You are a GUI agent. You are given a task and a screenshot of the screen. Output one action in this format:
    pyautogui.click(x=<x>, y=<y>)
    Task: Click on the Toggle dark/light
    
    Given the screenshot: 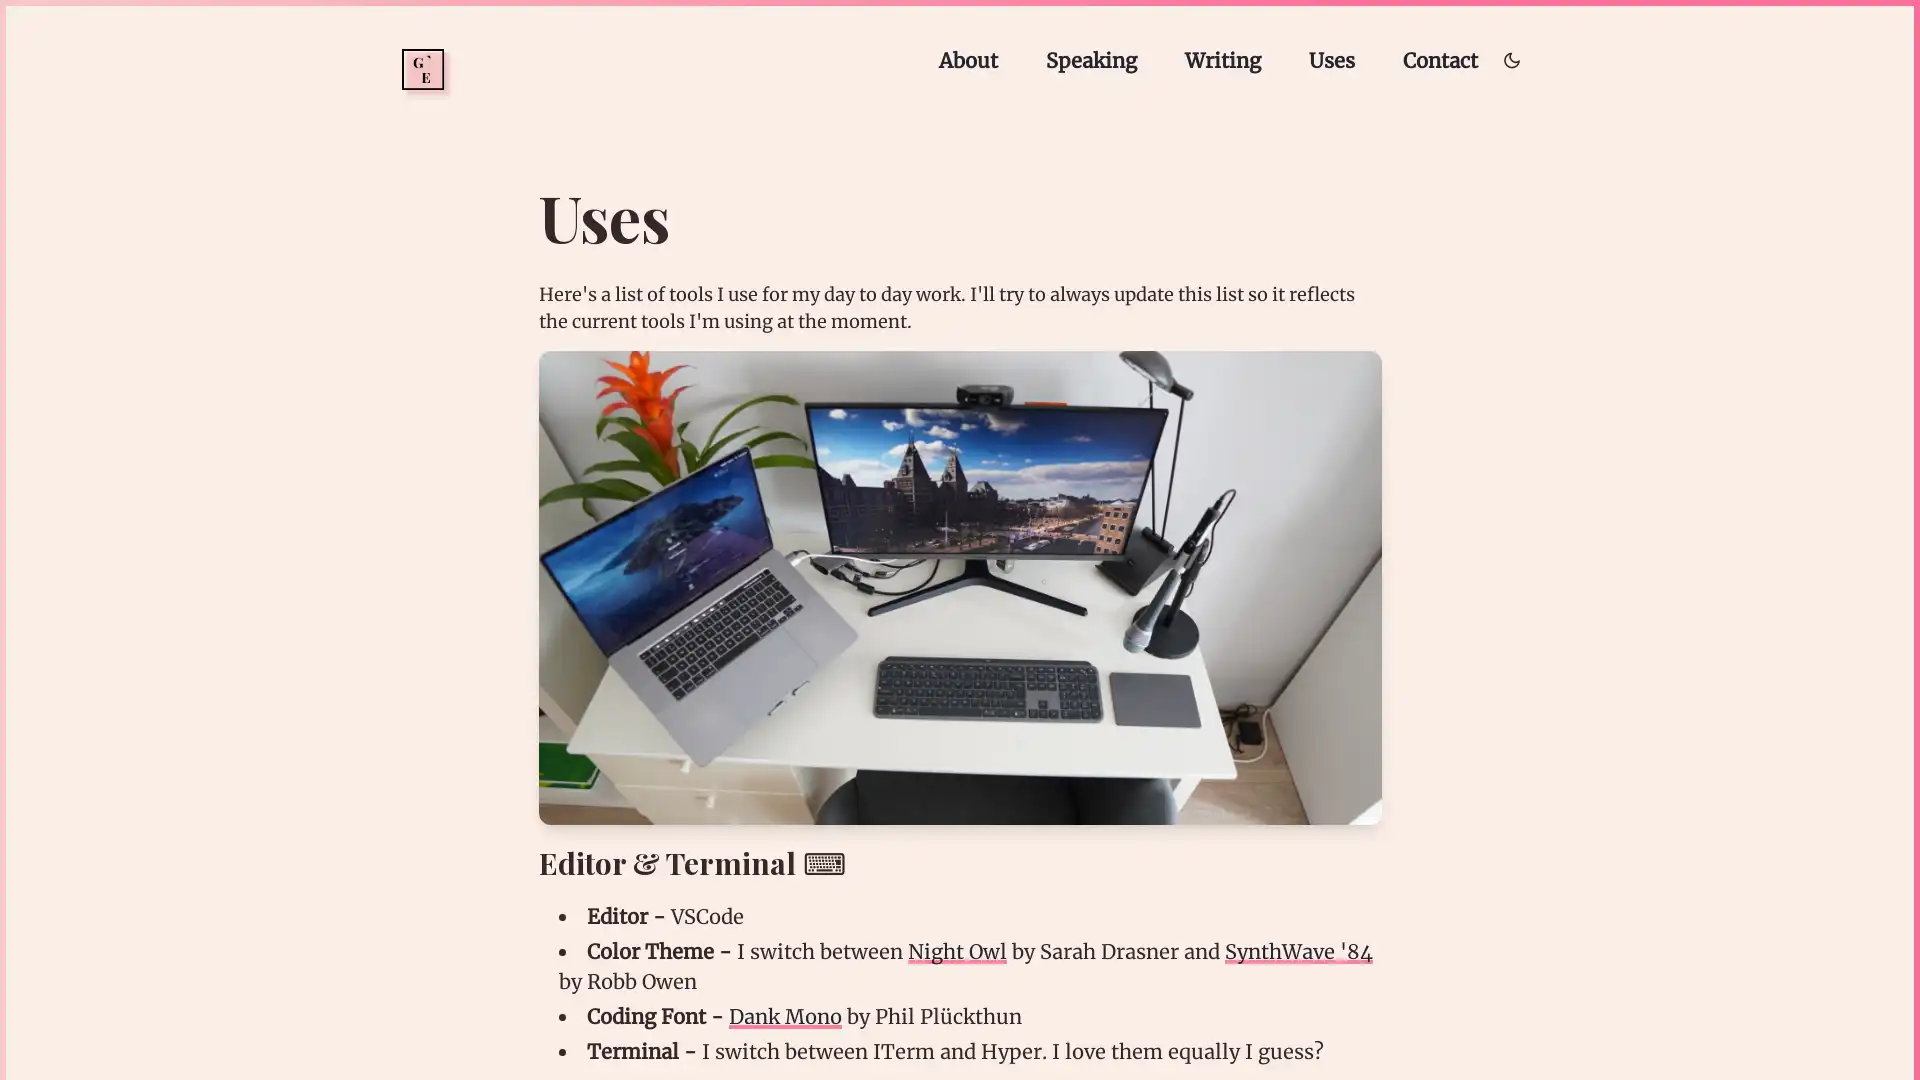 What is the action you would take?
    pyautogui.click(x=1512, y=56)
    